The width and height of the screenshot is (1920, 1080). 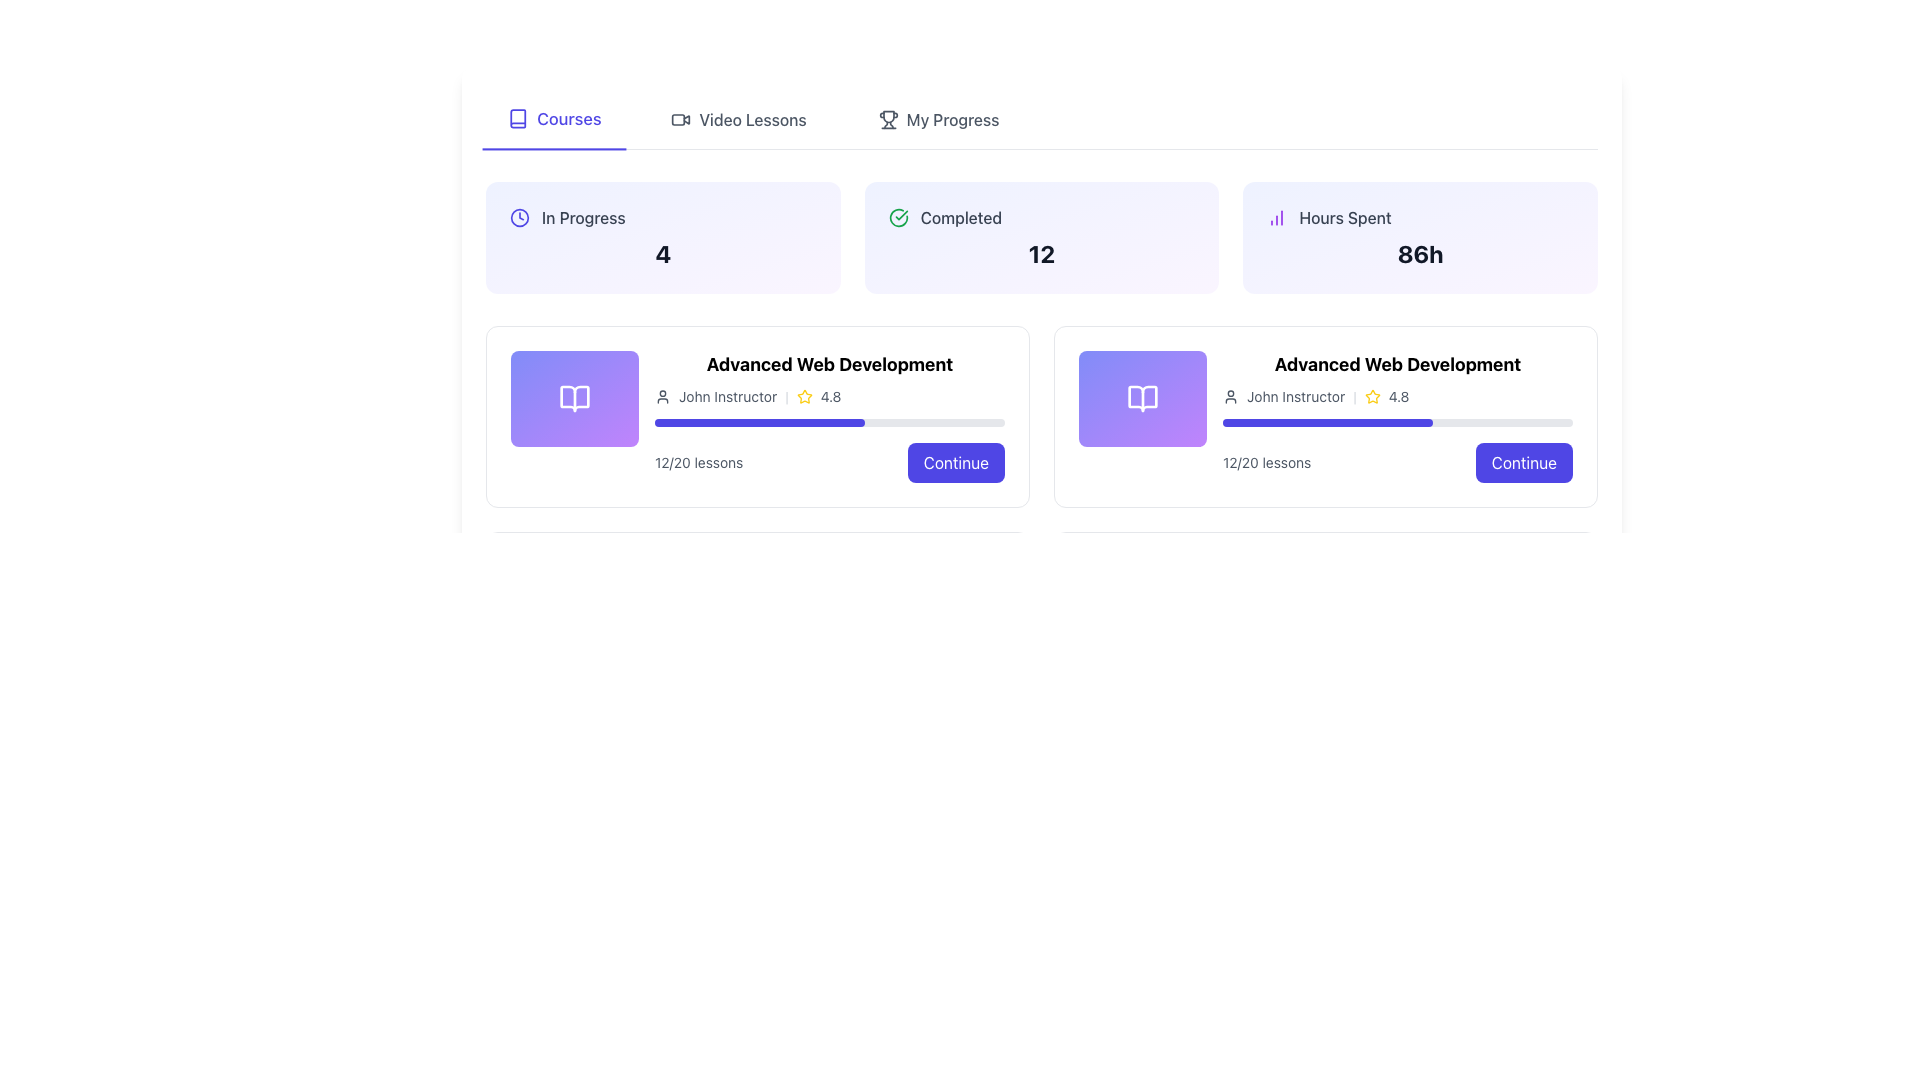 I want to click on the user avatar icon representing the instructor, which is located to the left of the 'John Instructor' label in the UI, so click(x=662, y=397).